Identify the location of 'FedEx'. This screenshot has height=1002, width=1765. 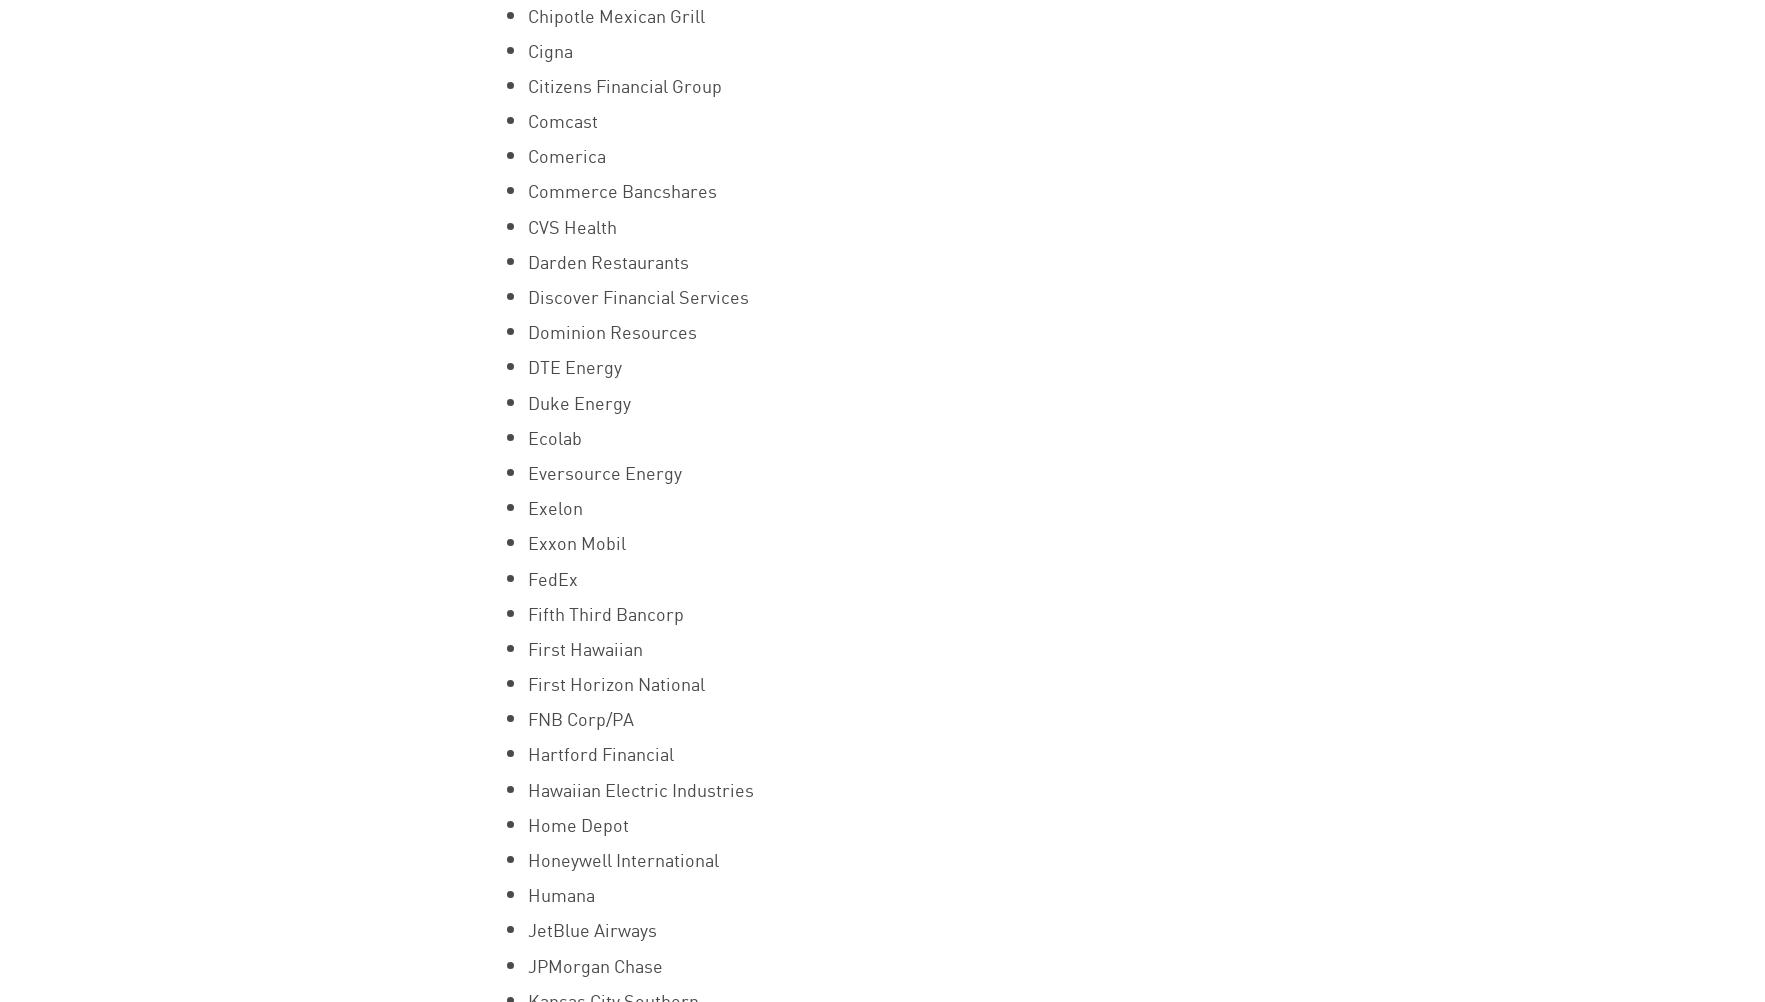
(550, 576).